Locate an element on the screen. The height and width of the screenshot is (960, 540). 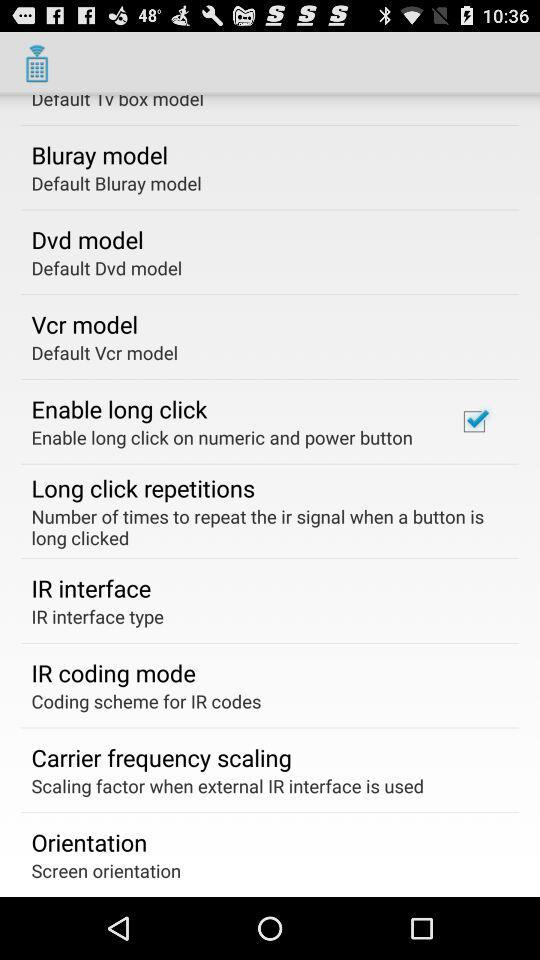
the item to the right of the enable long click item is located at coordinates (473, 421).